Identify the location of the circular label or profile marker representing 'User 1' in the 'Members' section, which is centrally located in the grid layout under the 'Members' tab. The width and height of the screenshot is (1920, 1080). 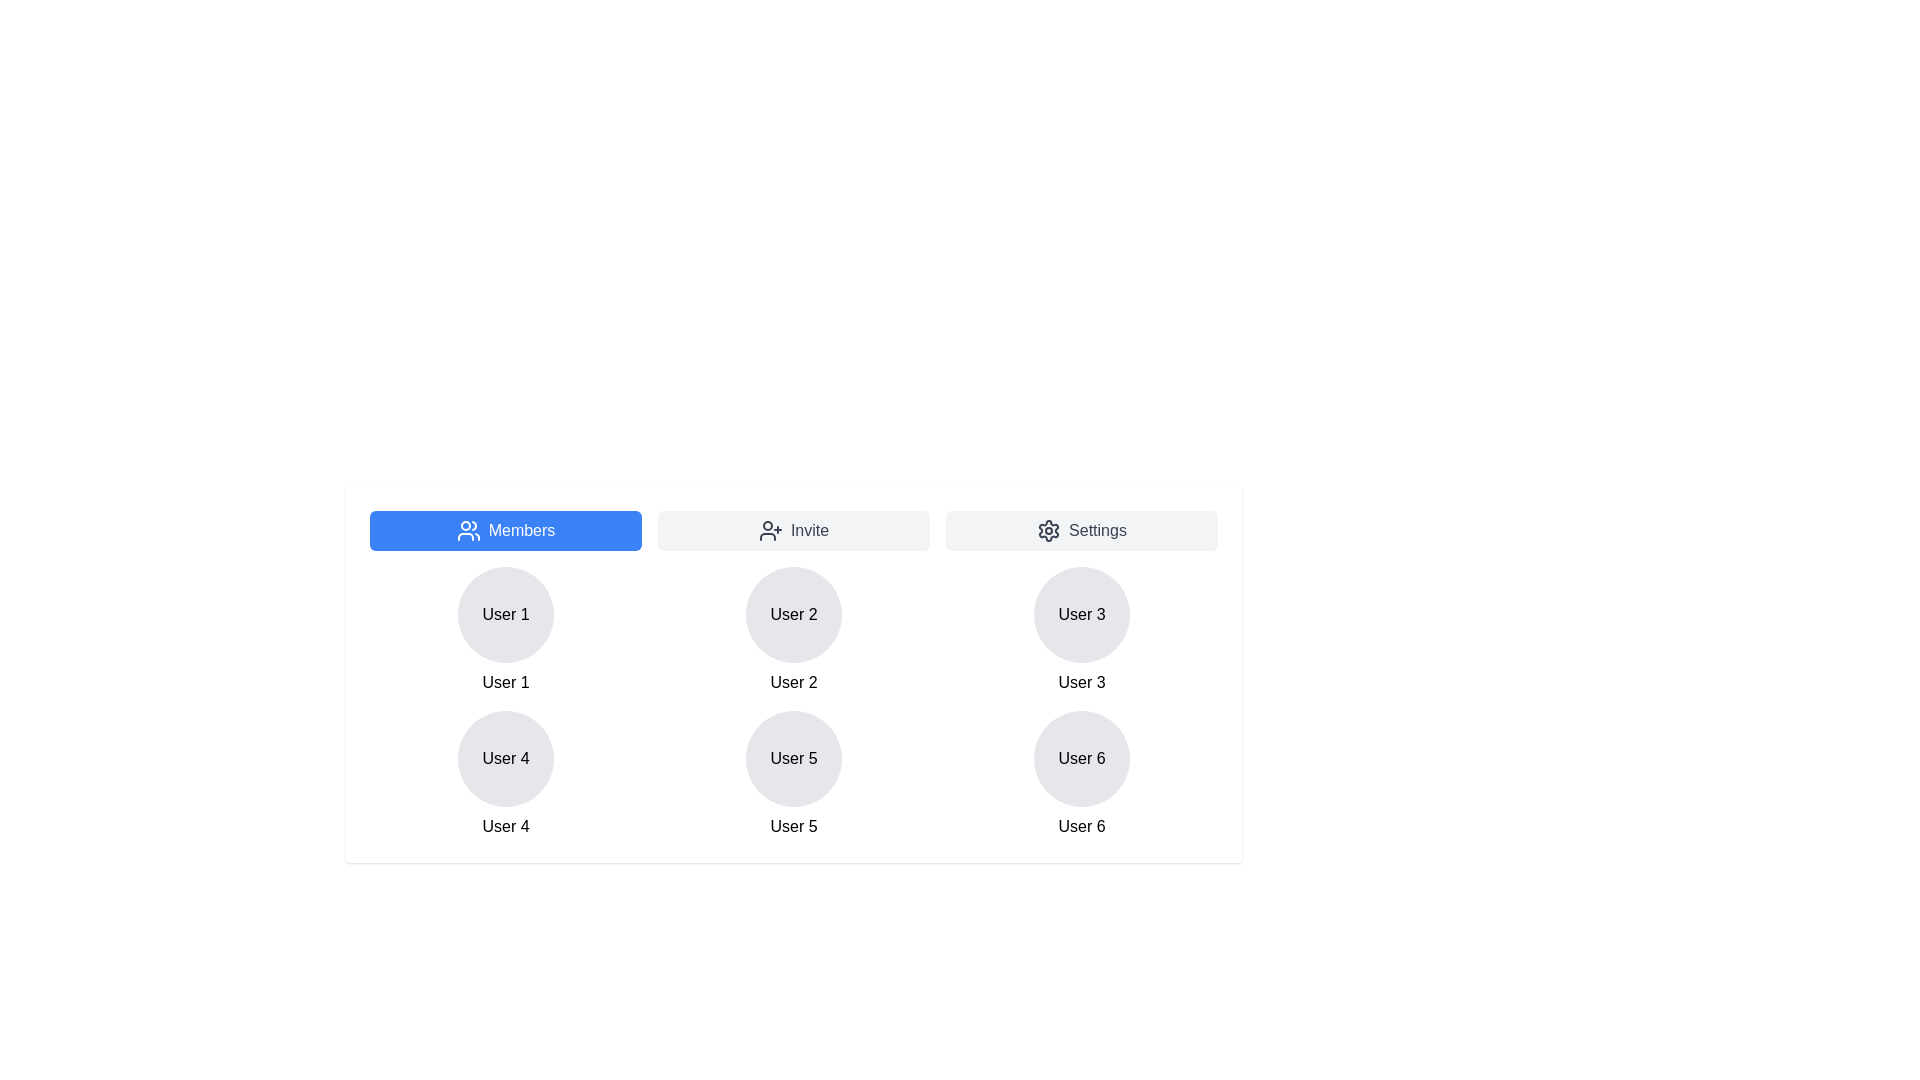
(505, 613).